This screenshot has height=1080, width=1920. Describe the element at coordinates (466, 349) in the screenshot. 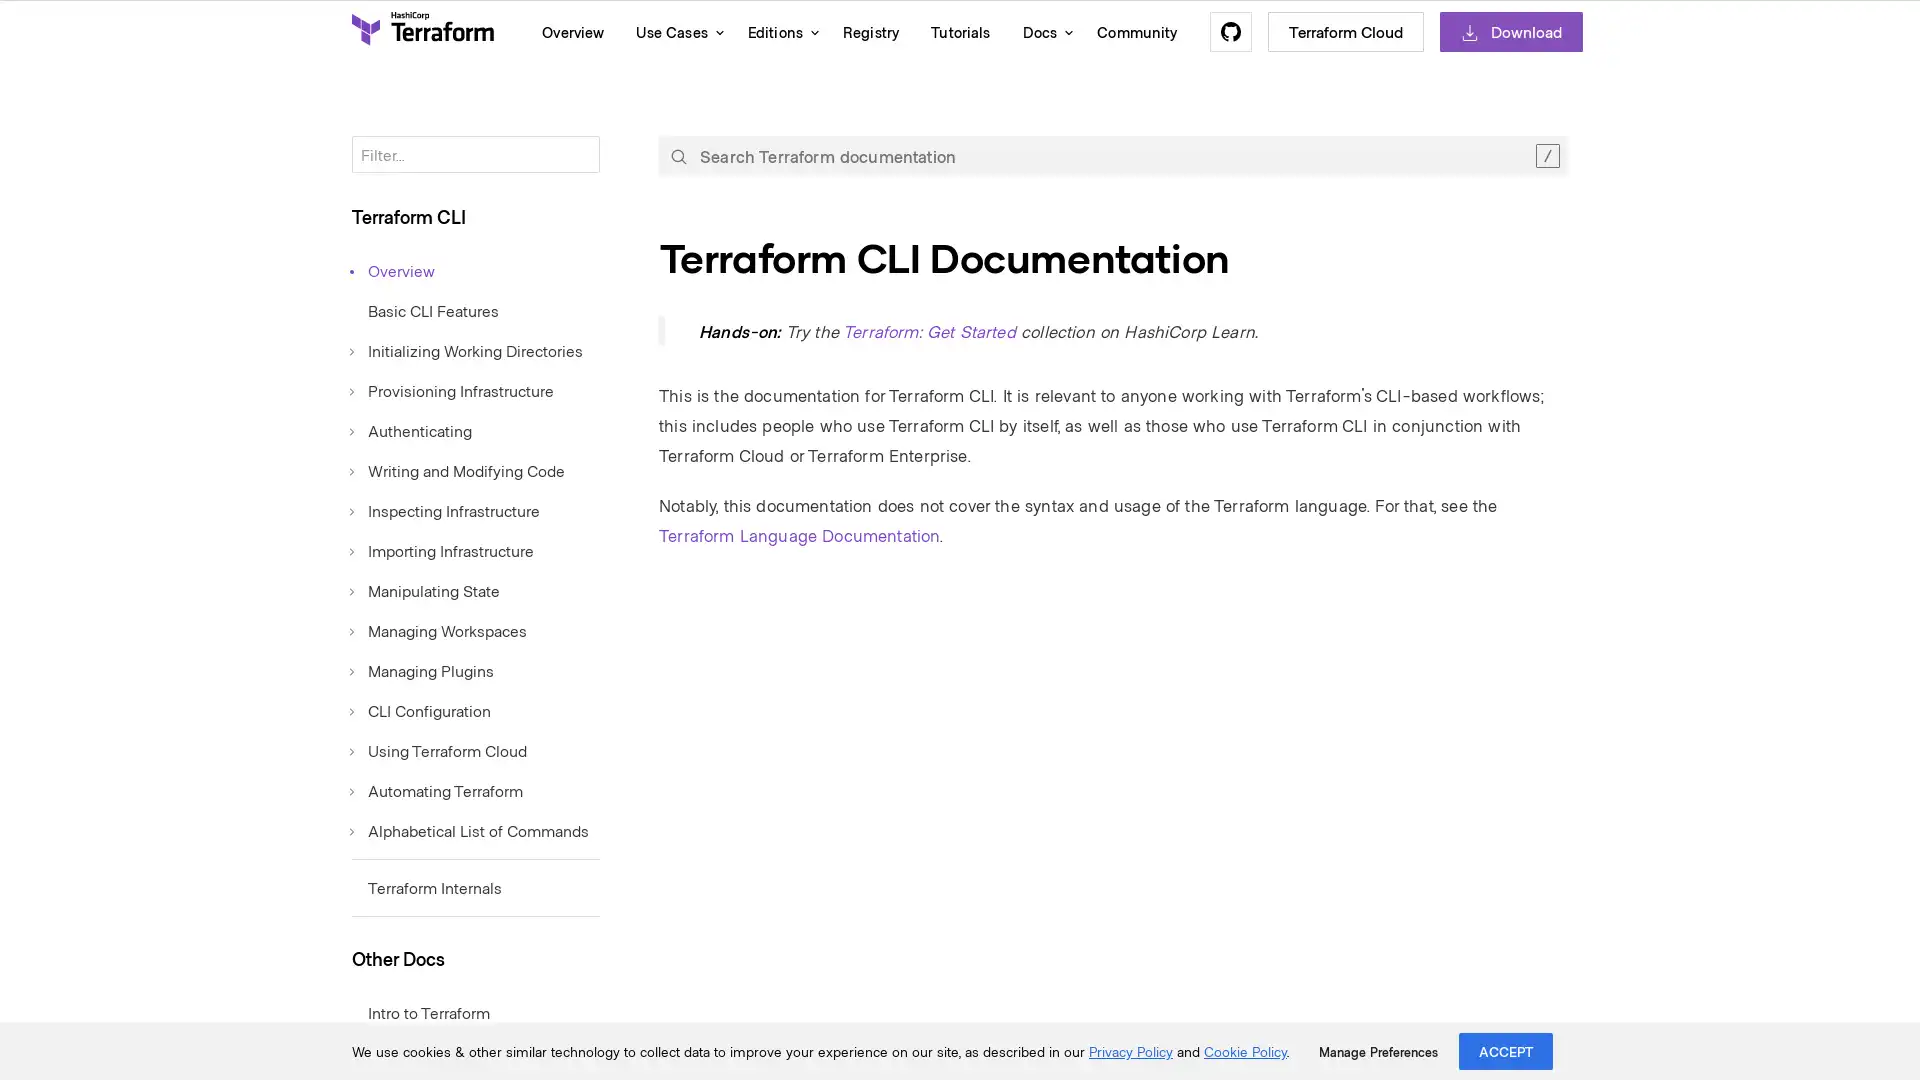

I see `Initializing Working Directories` at that location.